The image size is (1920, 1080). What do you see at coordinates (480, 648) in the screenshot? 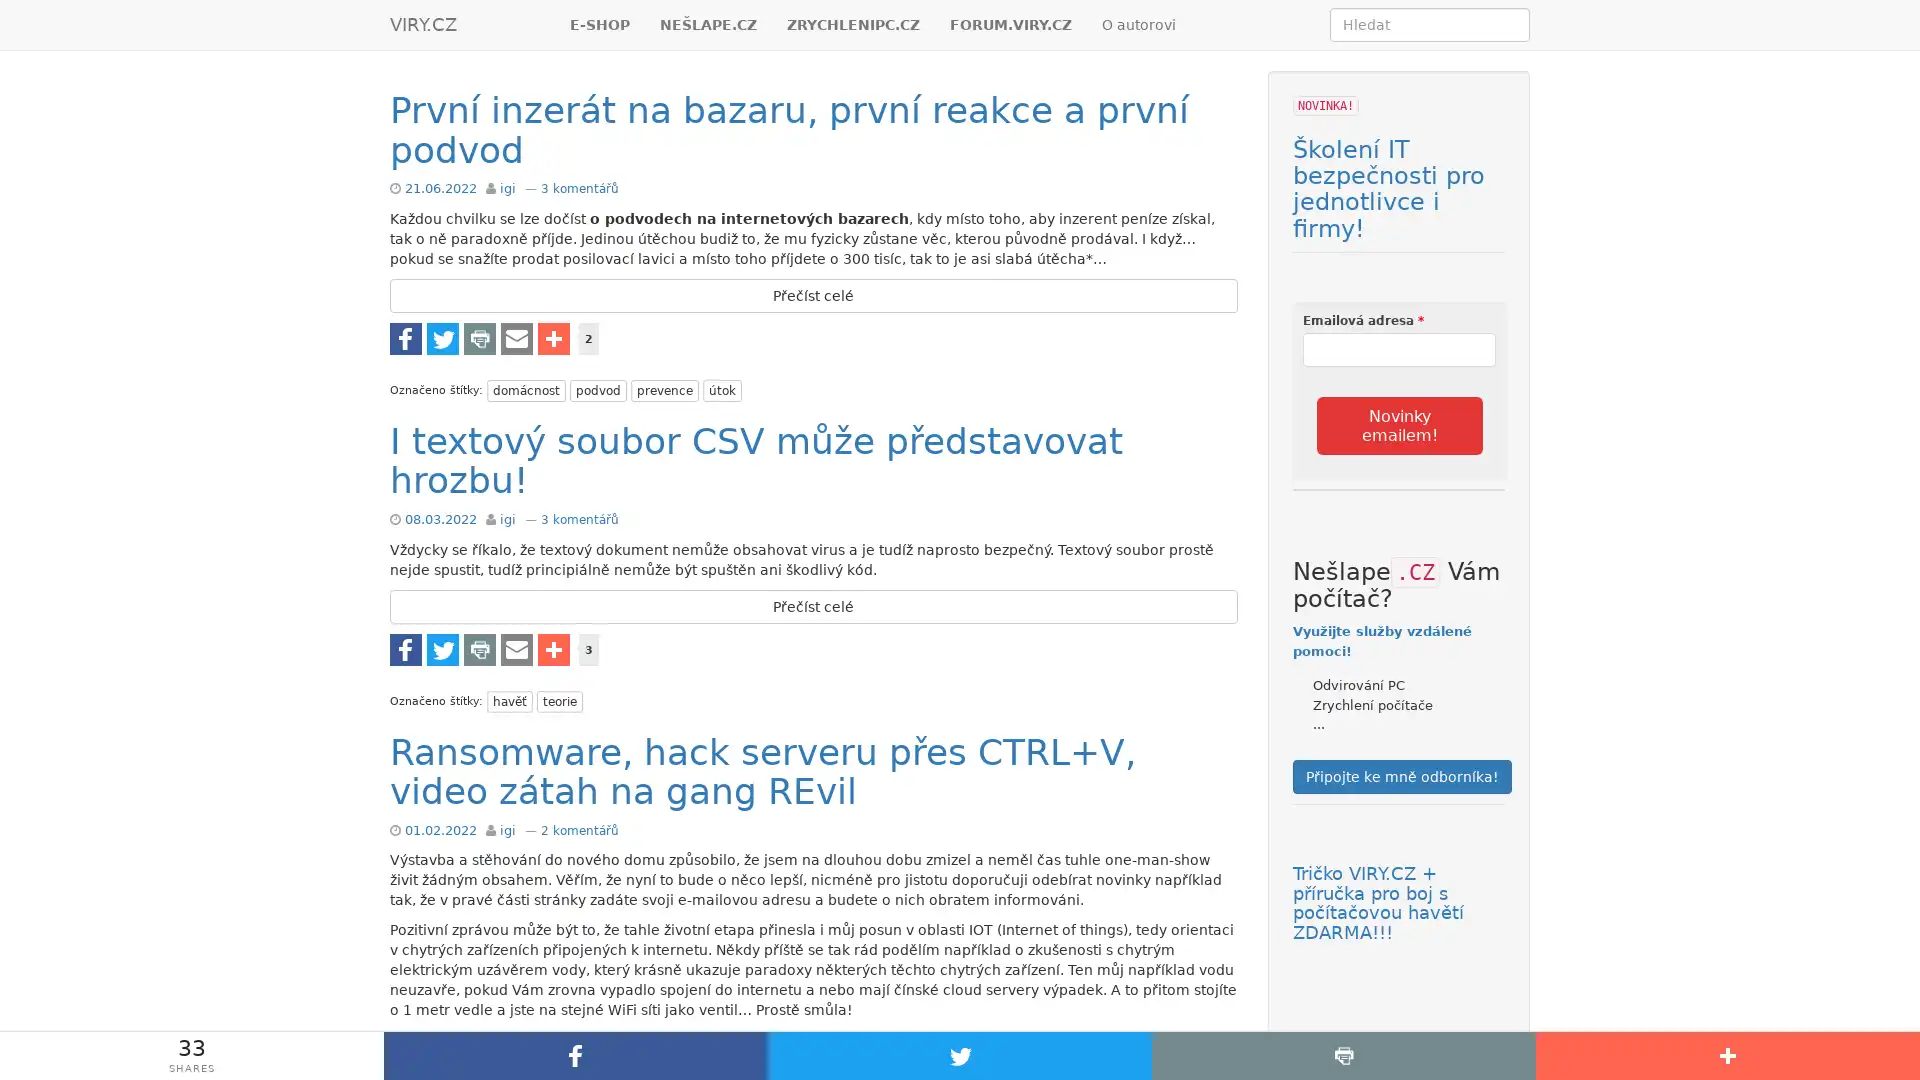
I see `Share to Tisknout` at bounding box center [480, 648].